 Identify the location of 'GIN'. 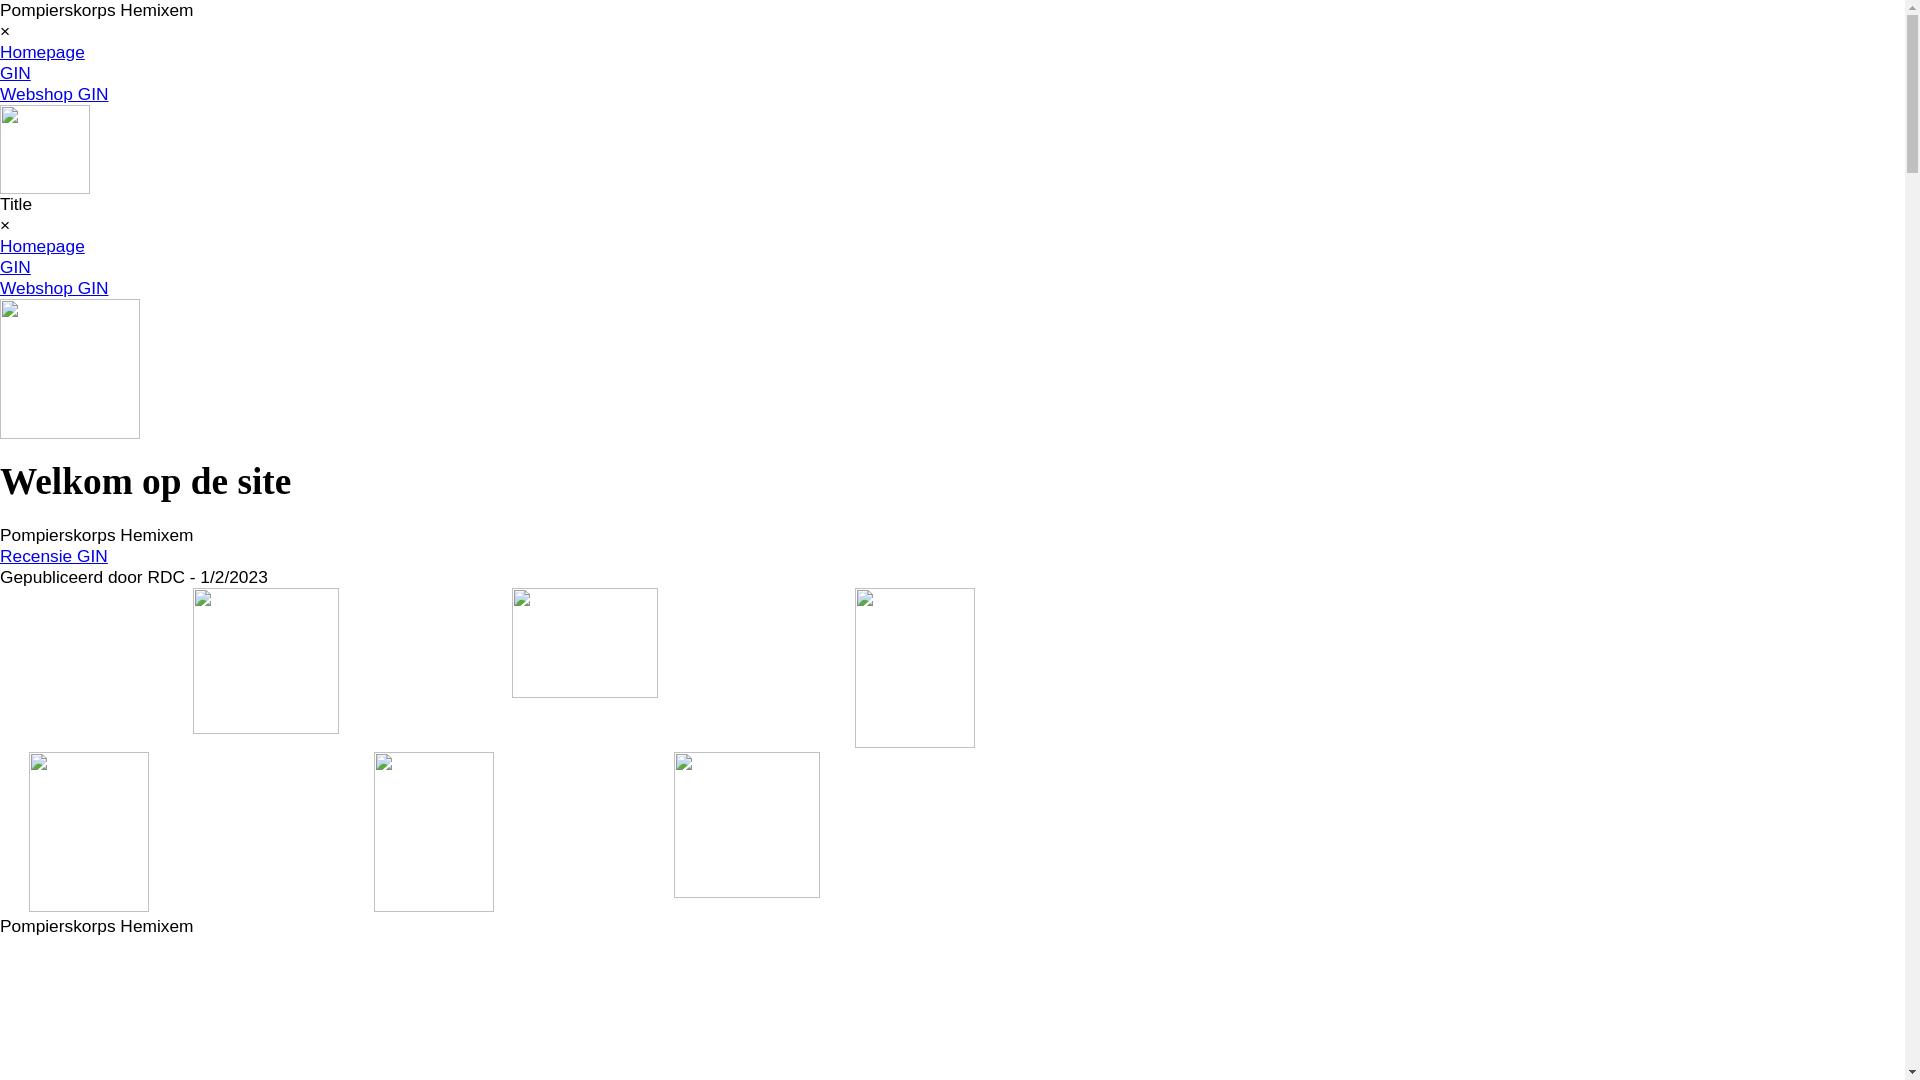
(15, 72).